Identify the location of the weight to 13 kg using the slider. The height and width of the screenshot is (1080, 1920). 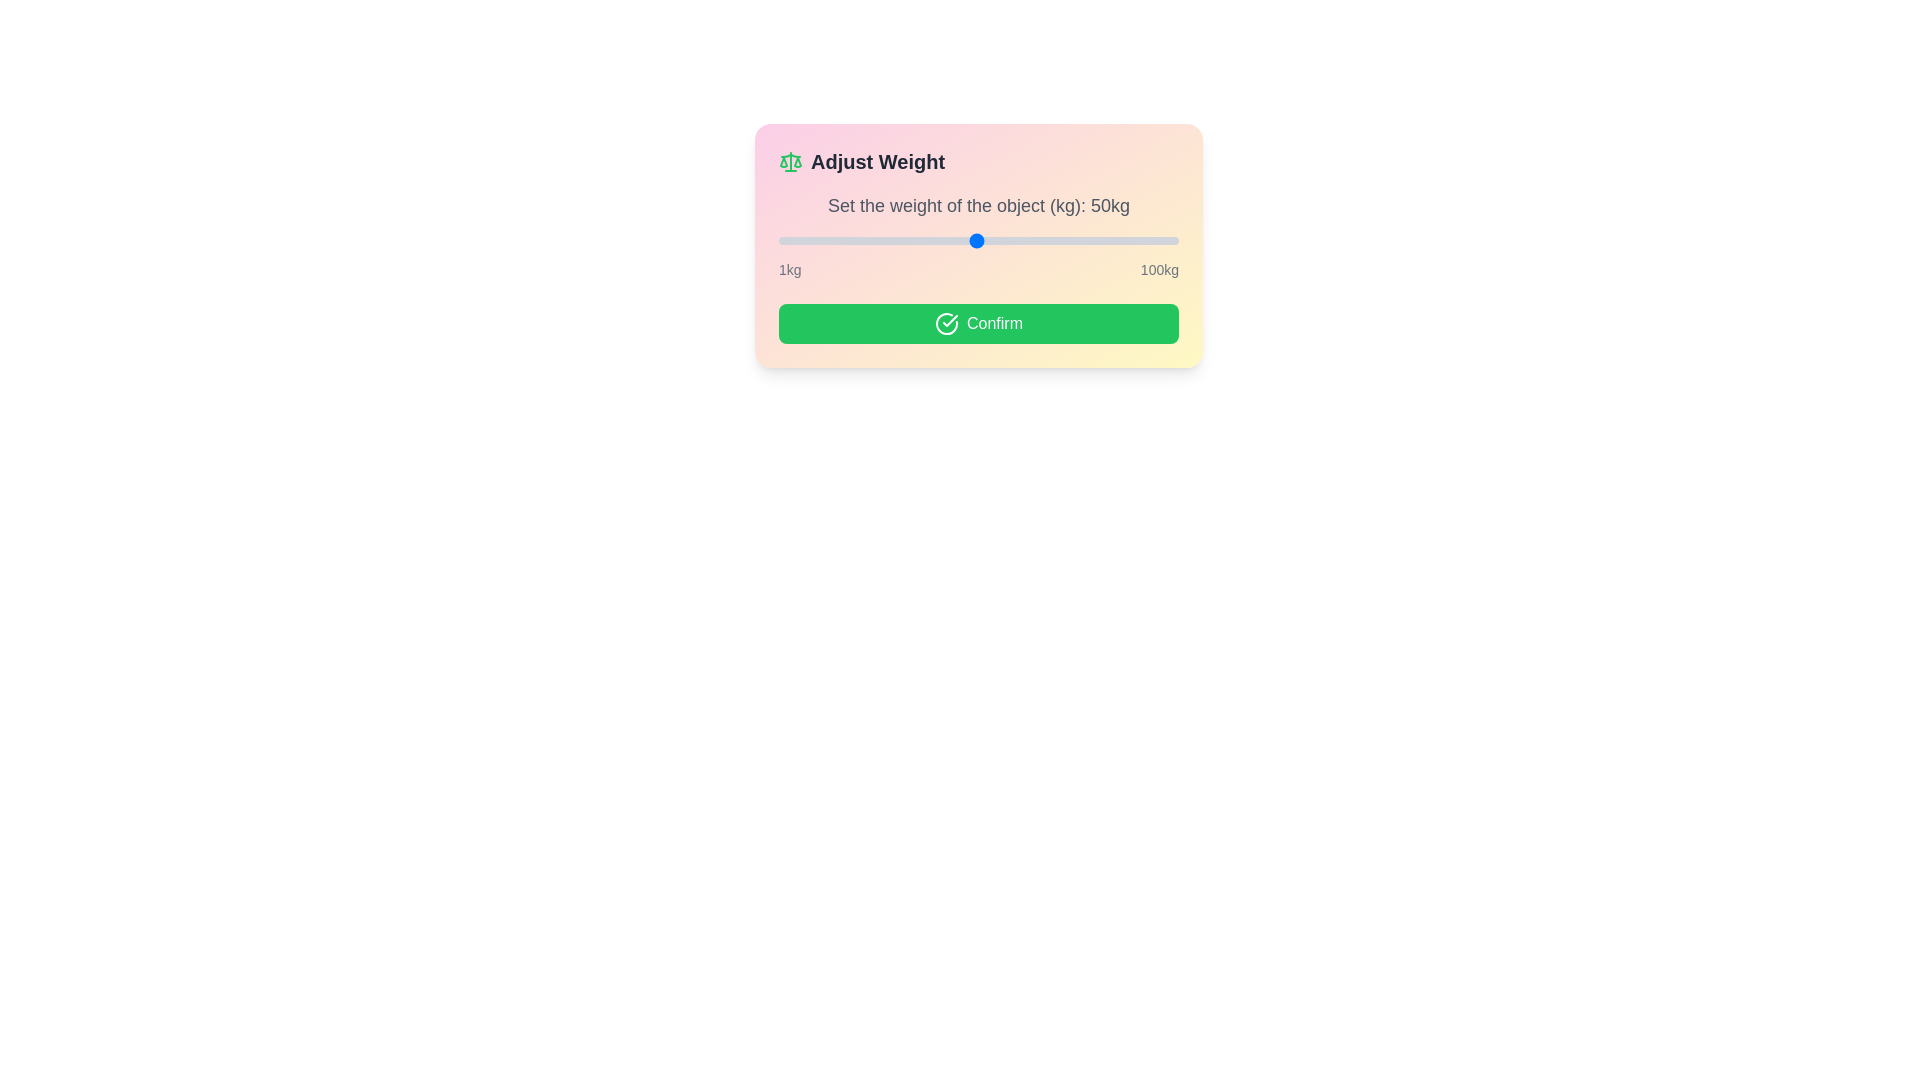
(827, 239).